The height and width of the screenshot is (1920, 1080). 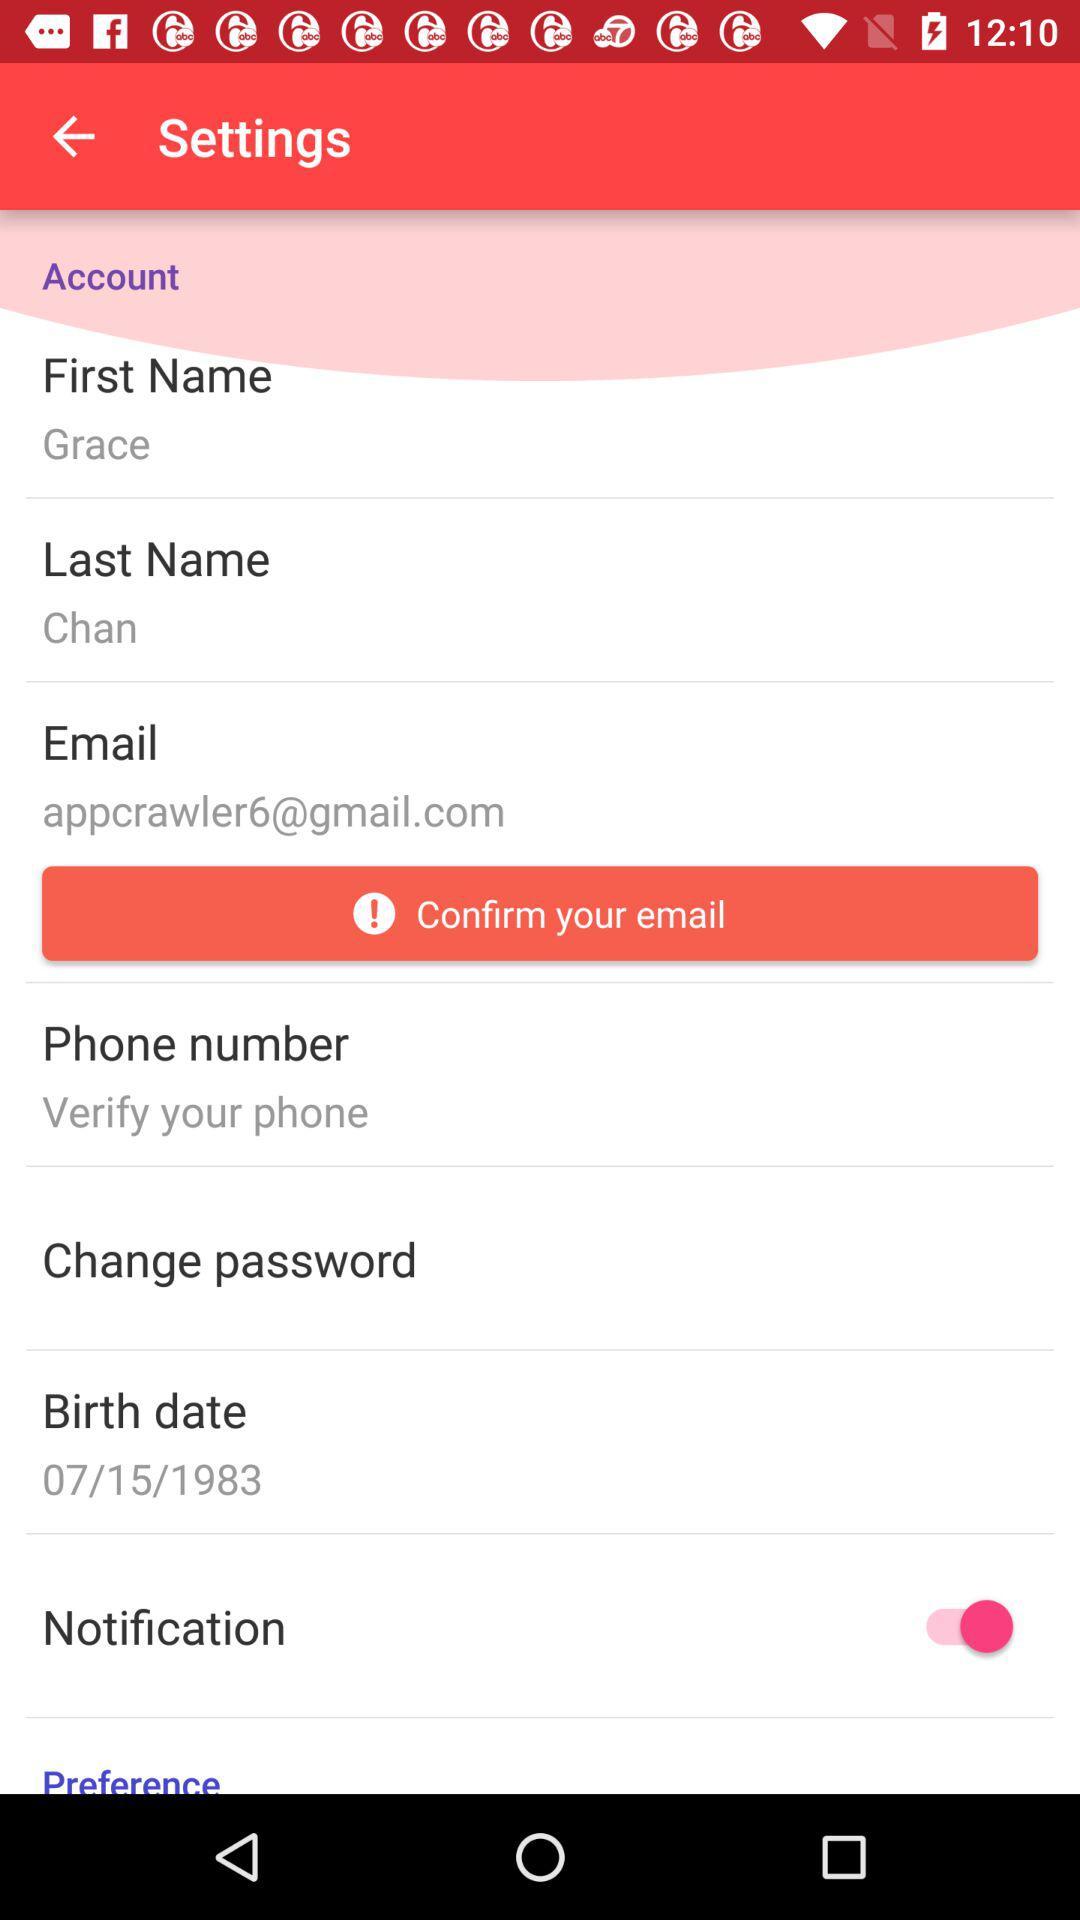 What do you see at coordinates (72, 135) in the screenshot?
I see `the item next to settings` at bounding box center [72, 135].